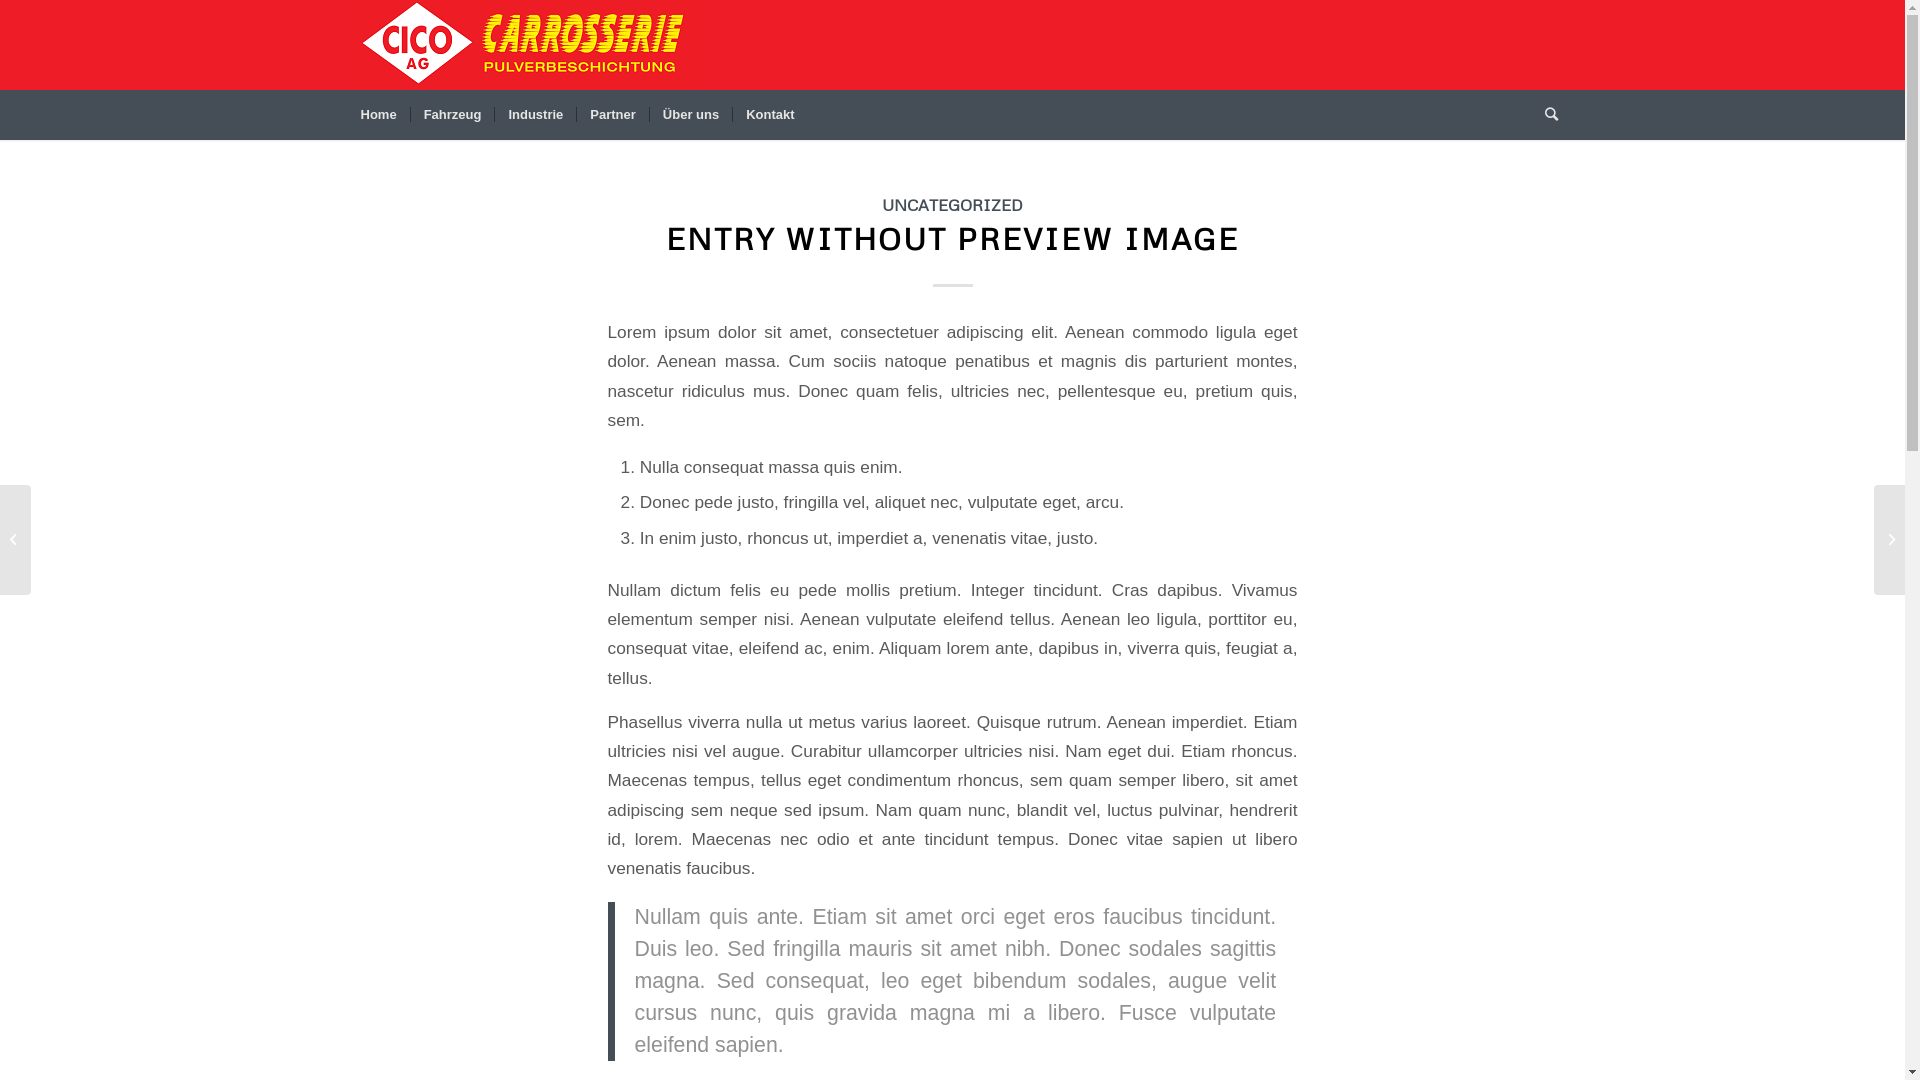 This screenshot has height=1080, width=1920. What do you see at coordinates (451, 115) in the screenshot?
I see `'Fahrzeug'` at bounding box center [451, 115].